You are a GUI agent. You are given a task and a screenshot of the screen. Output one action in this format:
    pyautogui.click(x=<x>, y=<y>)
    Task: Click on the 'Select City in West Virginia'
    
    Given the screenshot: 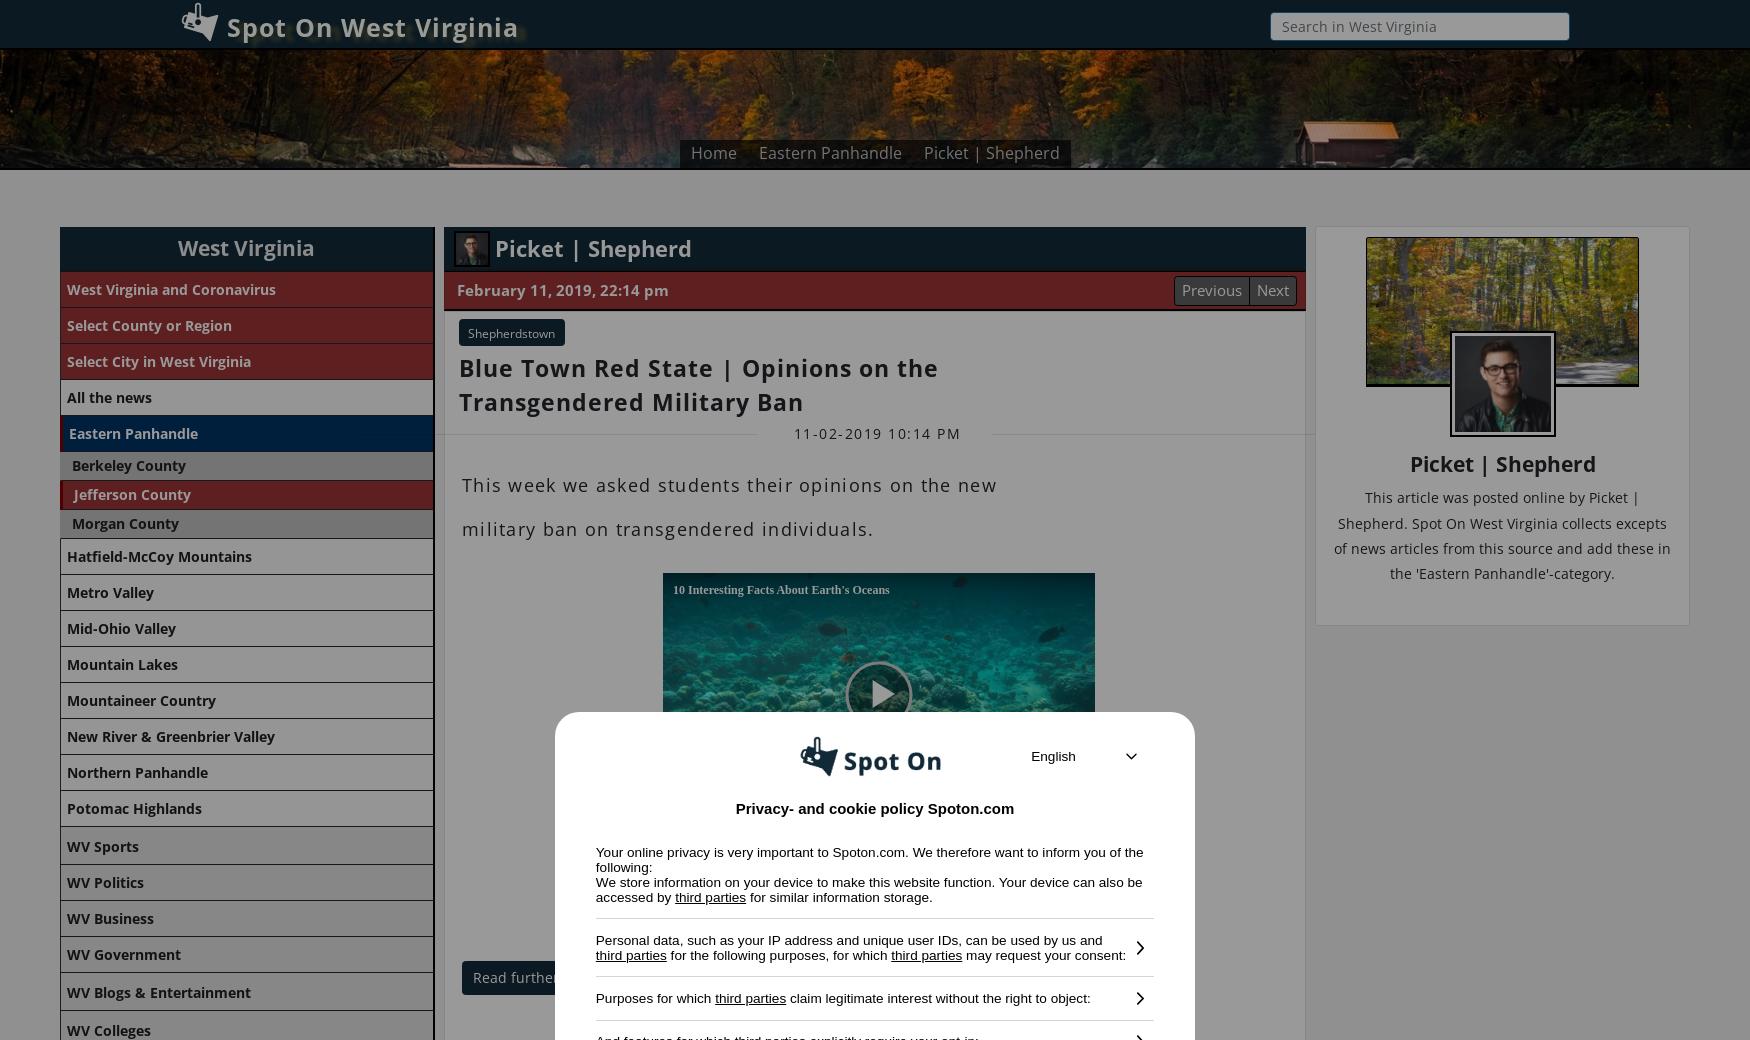 What is the action you would take?
    pyautogui.click(x=67, y=360)
    